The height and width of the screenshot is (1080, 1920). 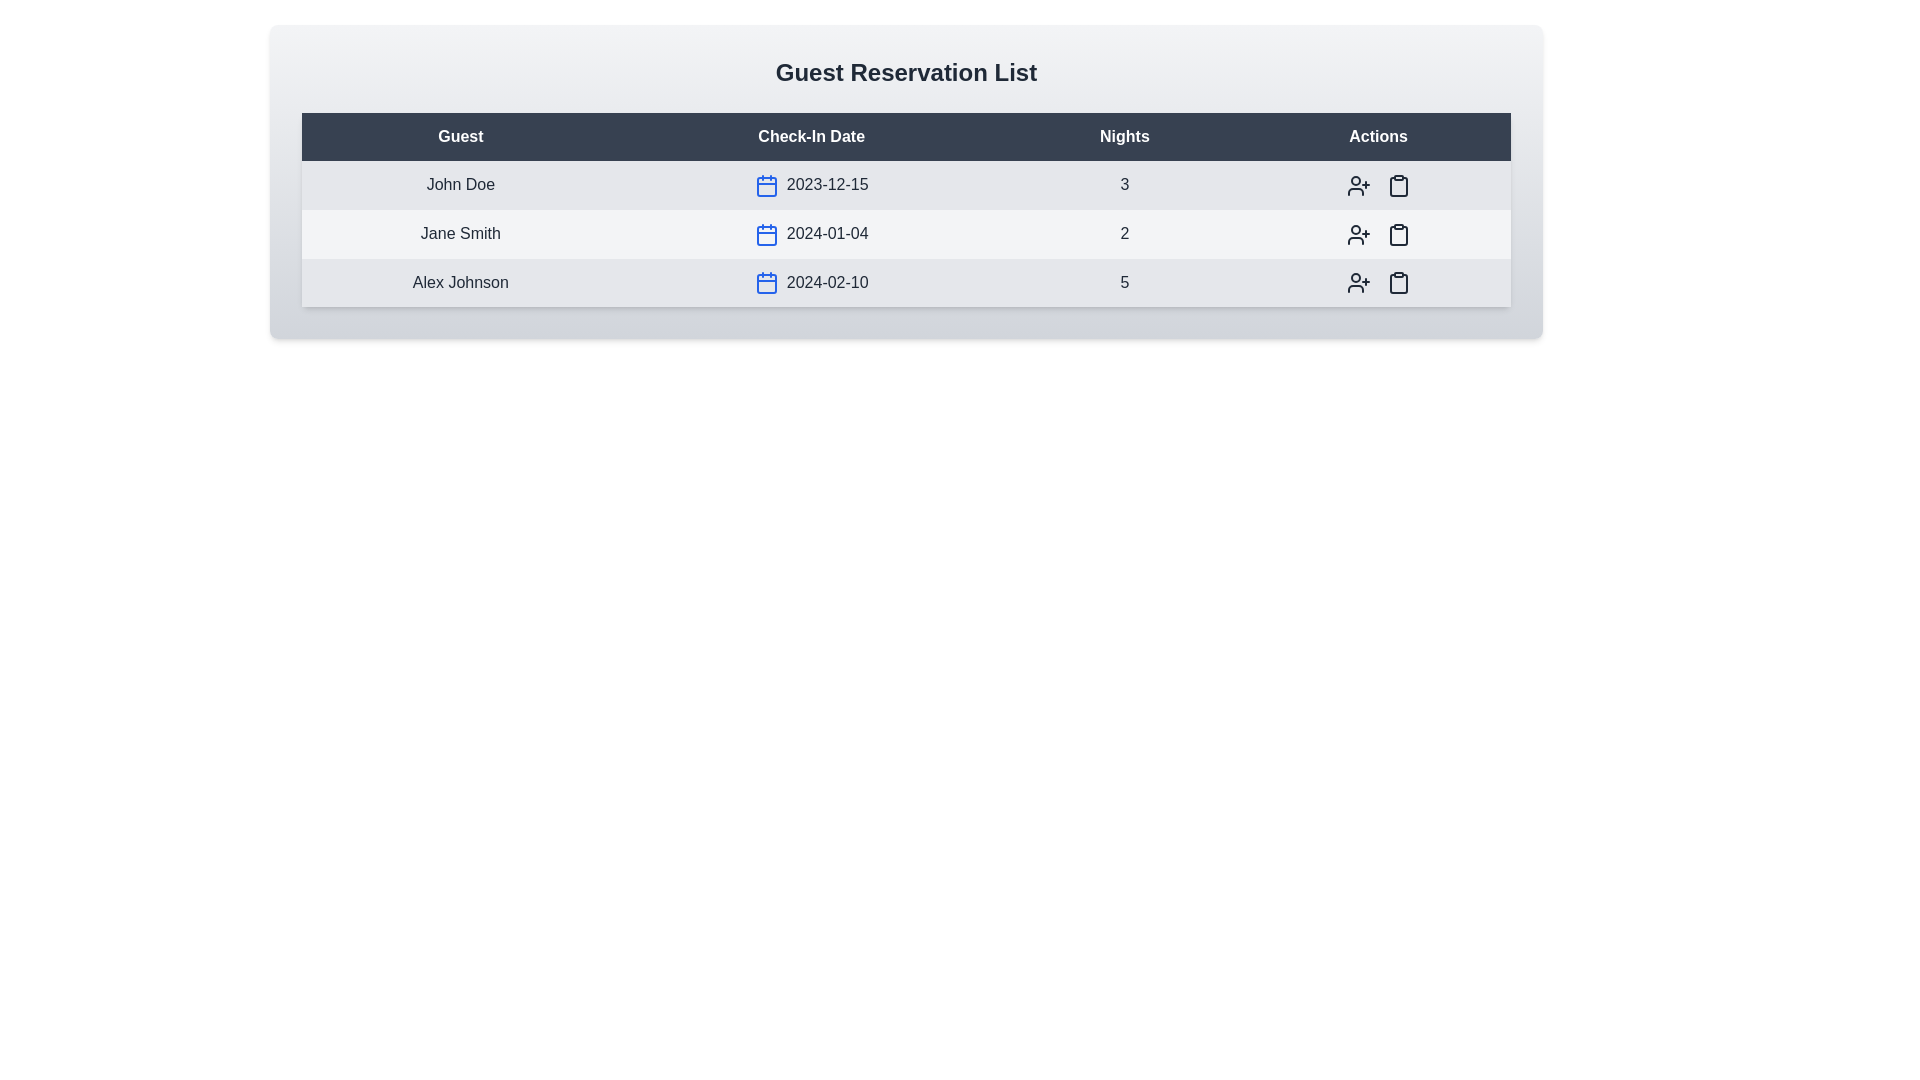 What do you see at coordinates (1124, 185) in the screenshot?
I see `the informational text display in the 'Nights' column, which indicates the number of nights reserved for the associated guest, located next to the 'Check-In Date' column` at bounding box center [1124, 185].